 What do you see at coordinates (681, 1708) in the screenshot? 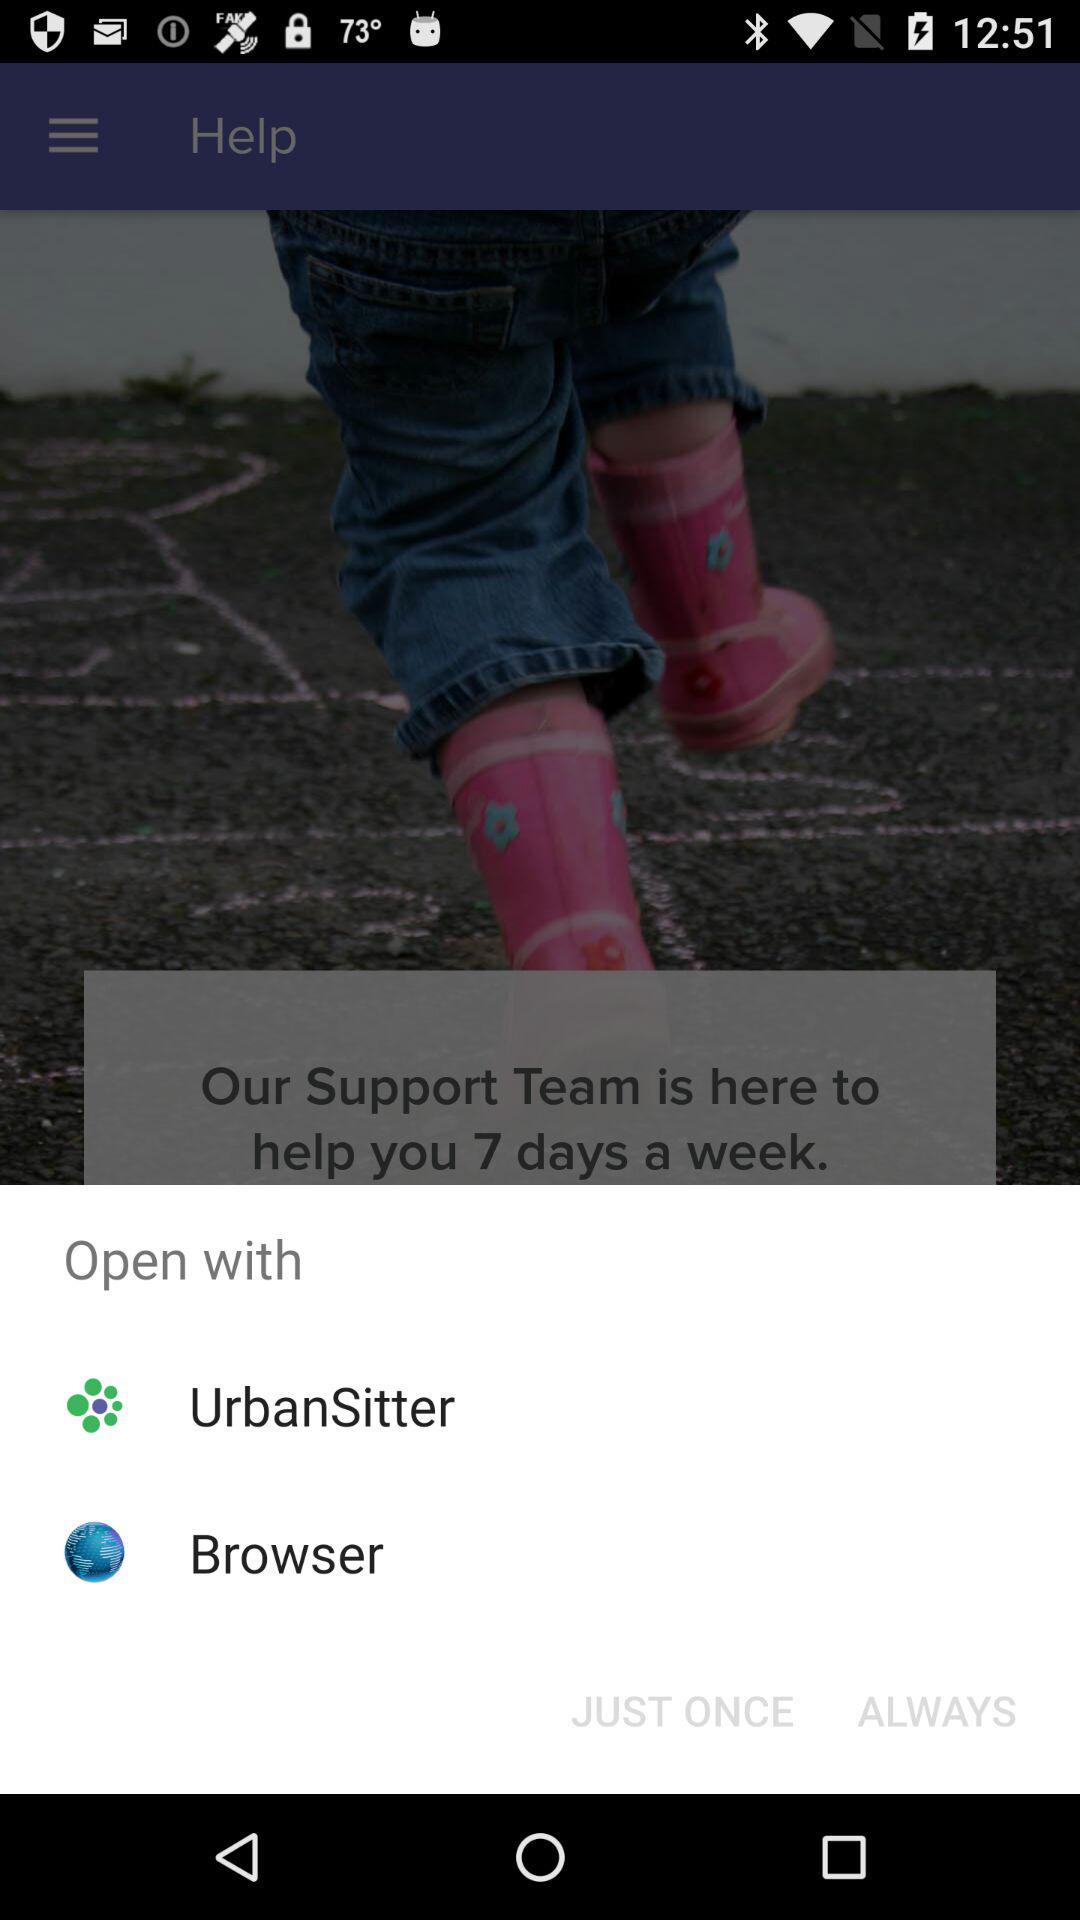
I see `icon to the left of always icon` at bounding box center [681, 1708].